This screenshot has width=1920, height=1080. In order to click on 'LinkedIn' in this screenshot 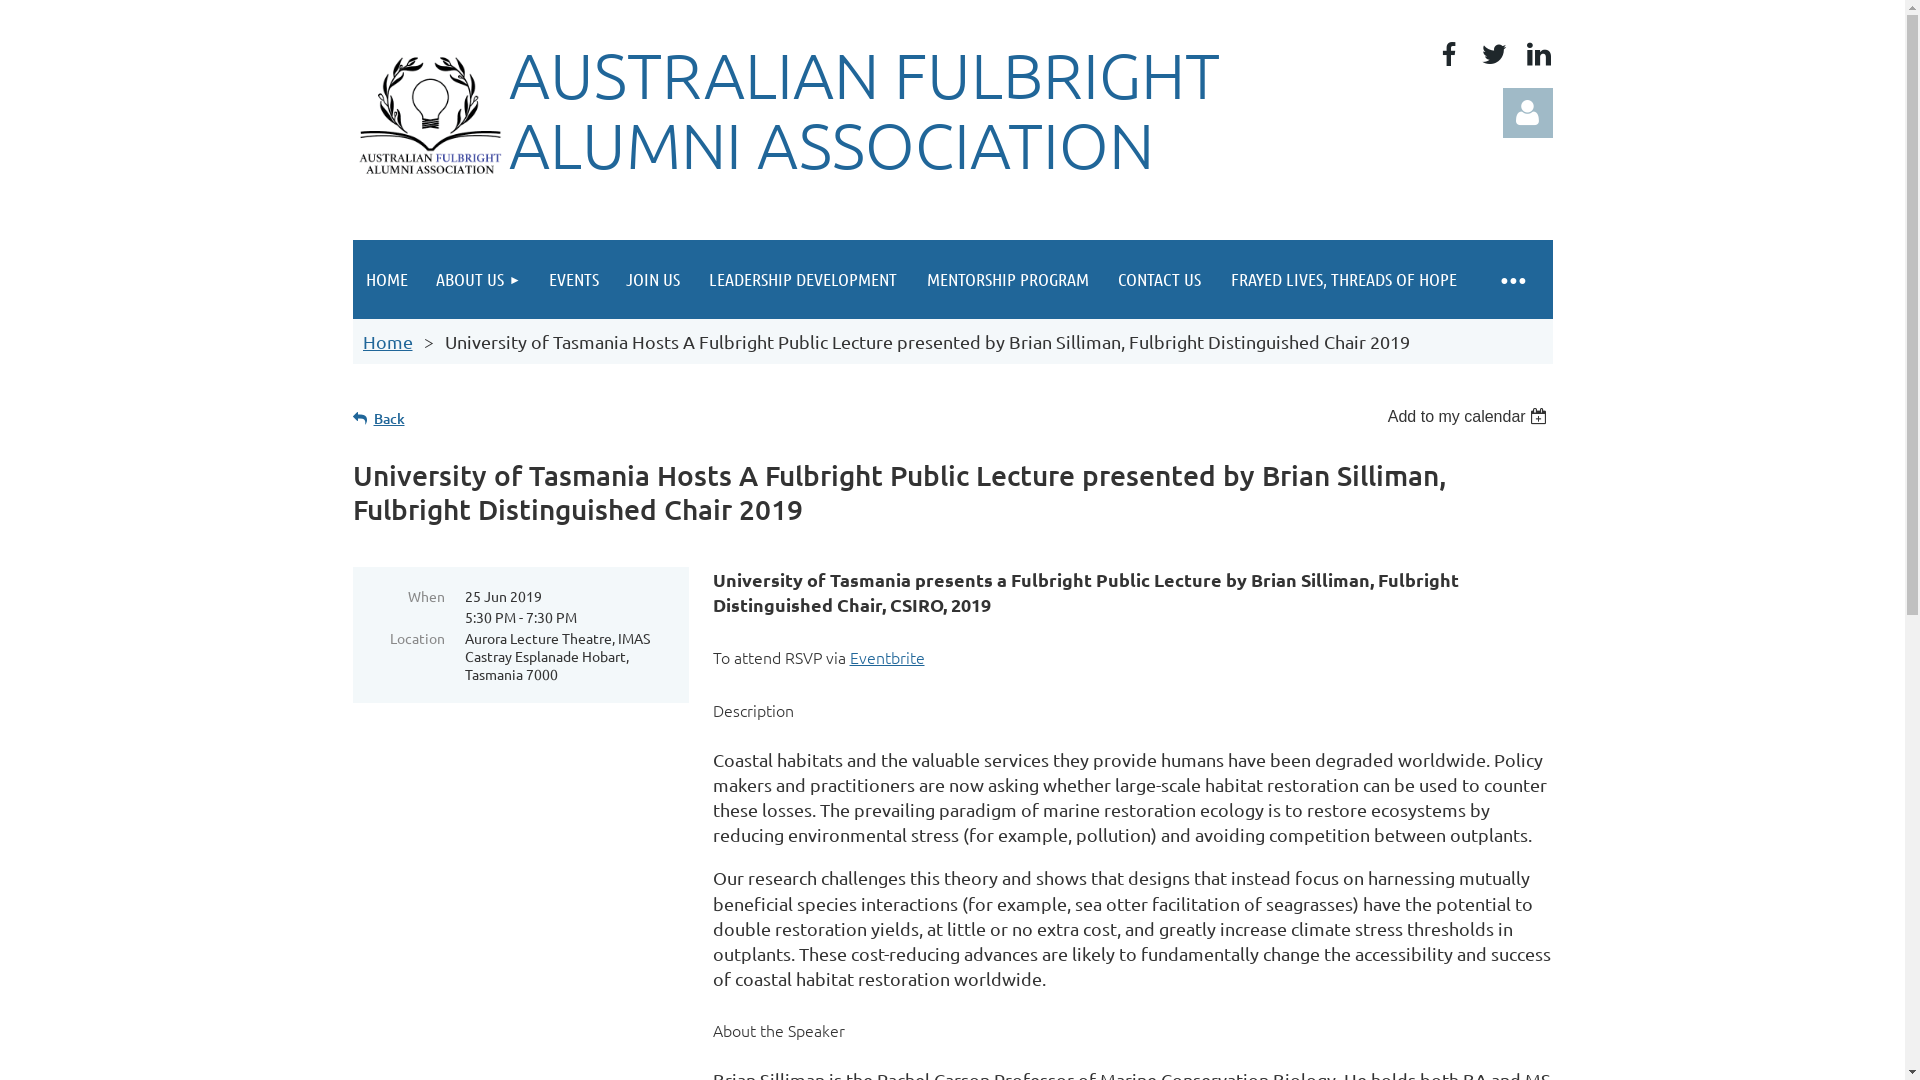, I will do `click(1536, 53)`.